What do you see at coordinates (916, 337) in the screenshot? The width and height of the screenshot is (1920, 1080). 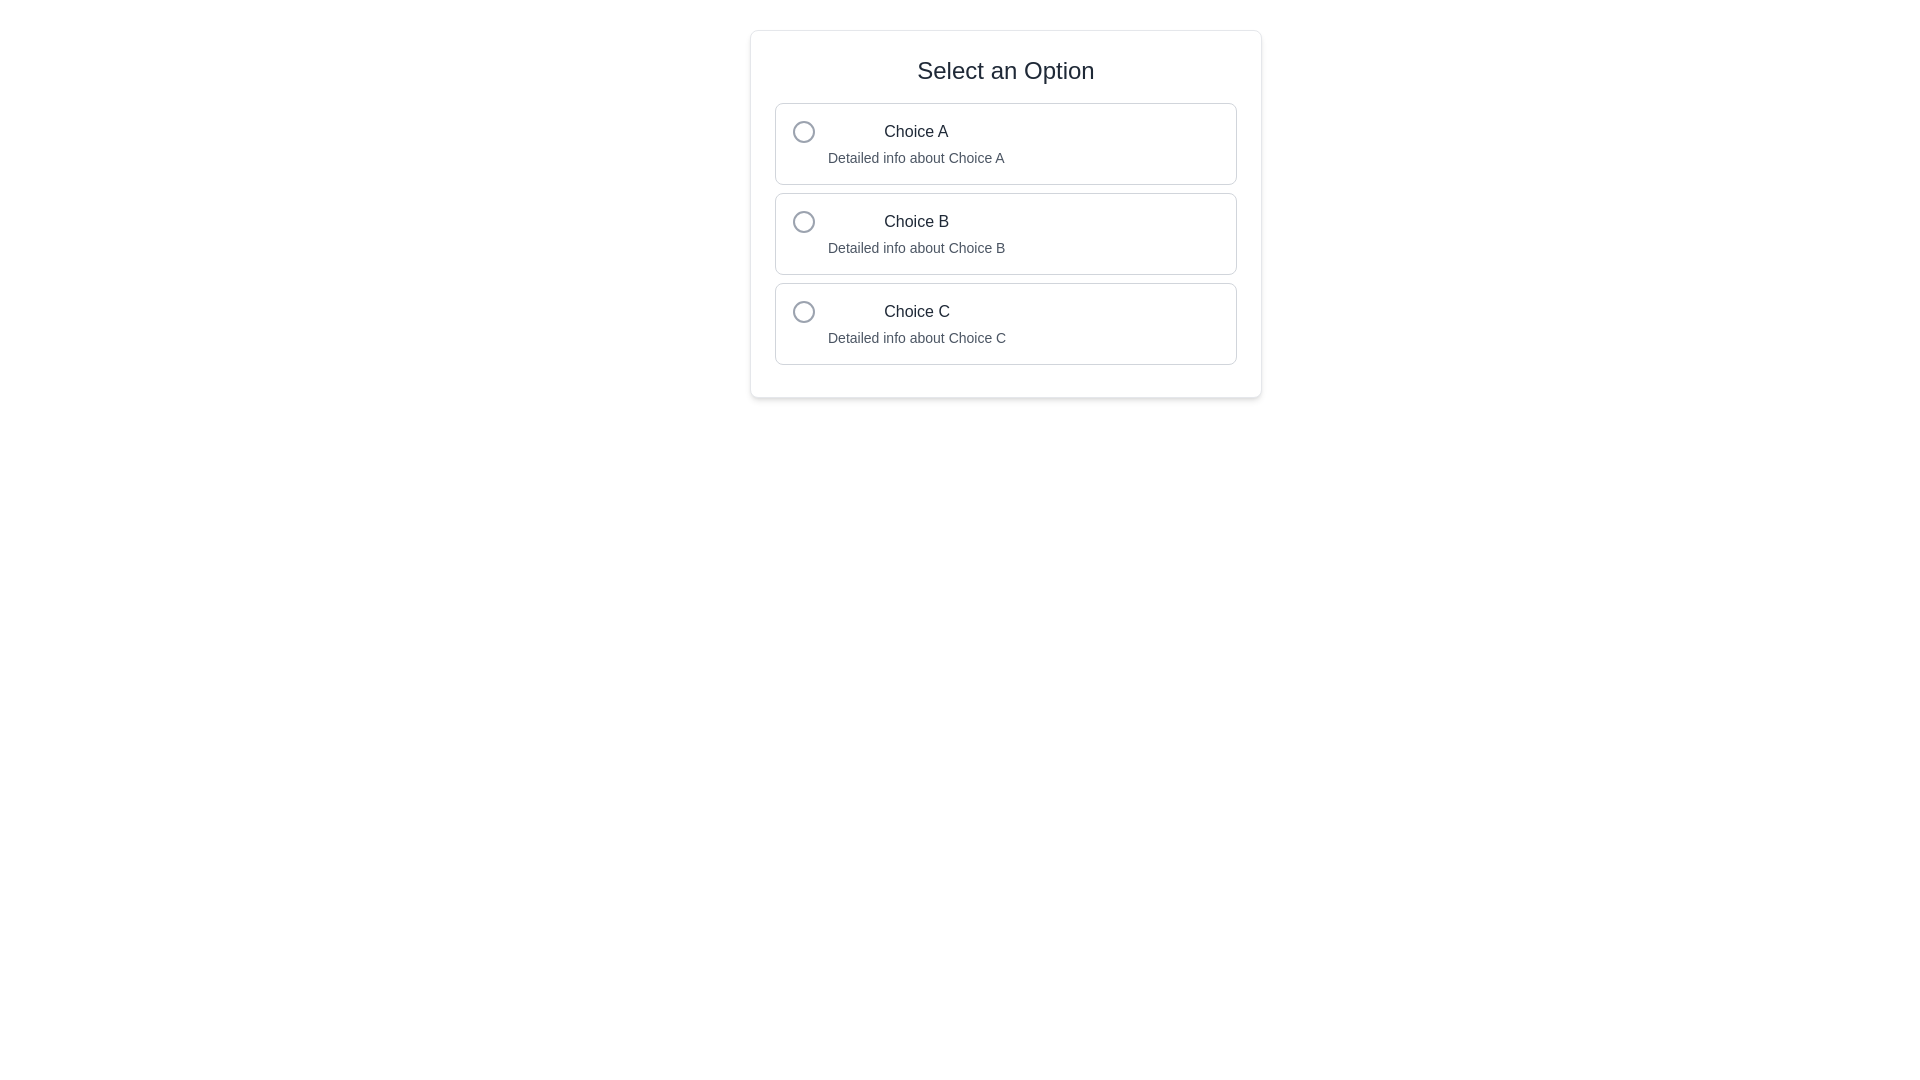 I see `the text snippet that says 'Detailed info about Choice C', which is styled in light gray and located below the 'Choice C' label in the third selectable option box` at bounding box center [916, 337].